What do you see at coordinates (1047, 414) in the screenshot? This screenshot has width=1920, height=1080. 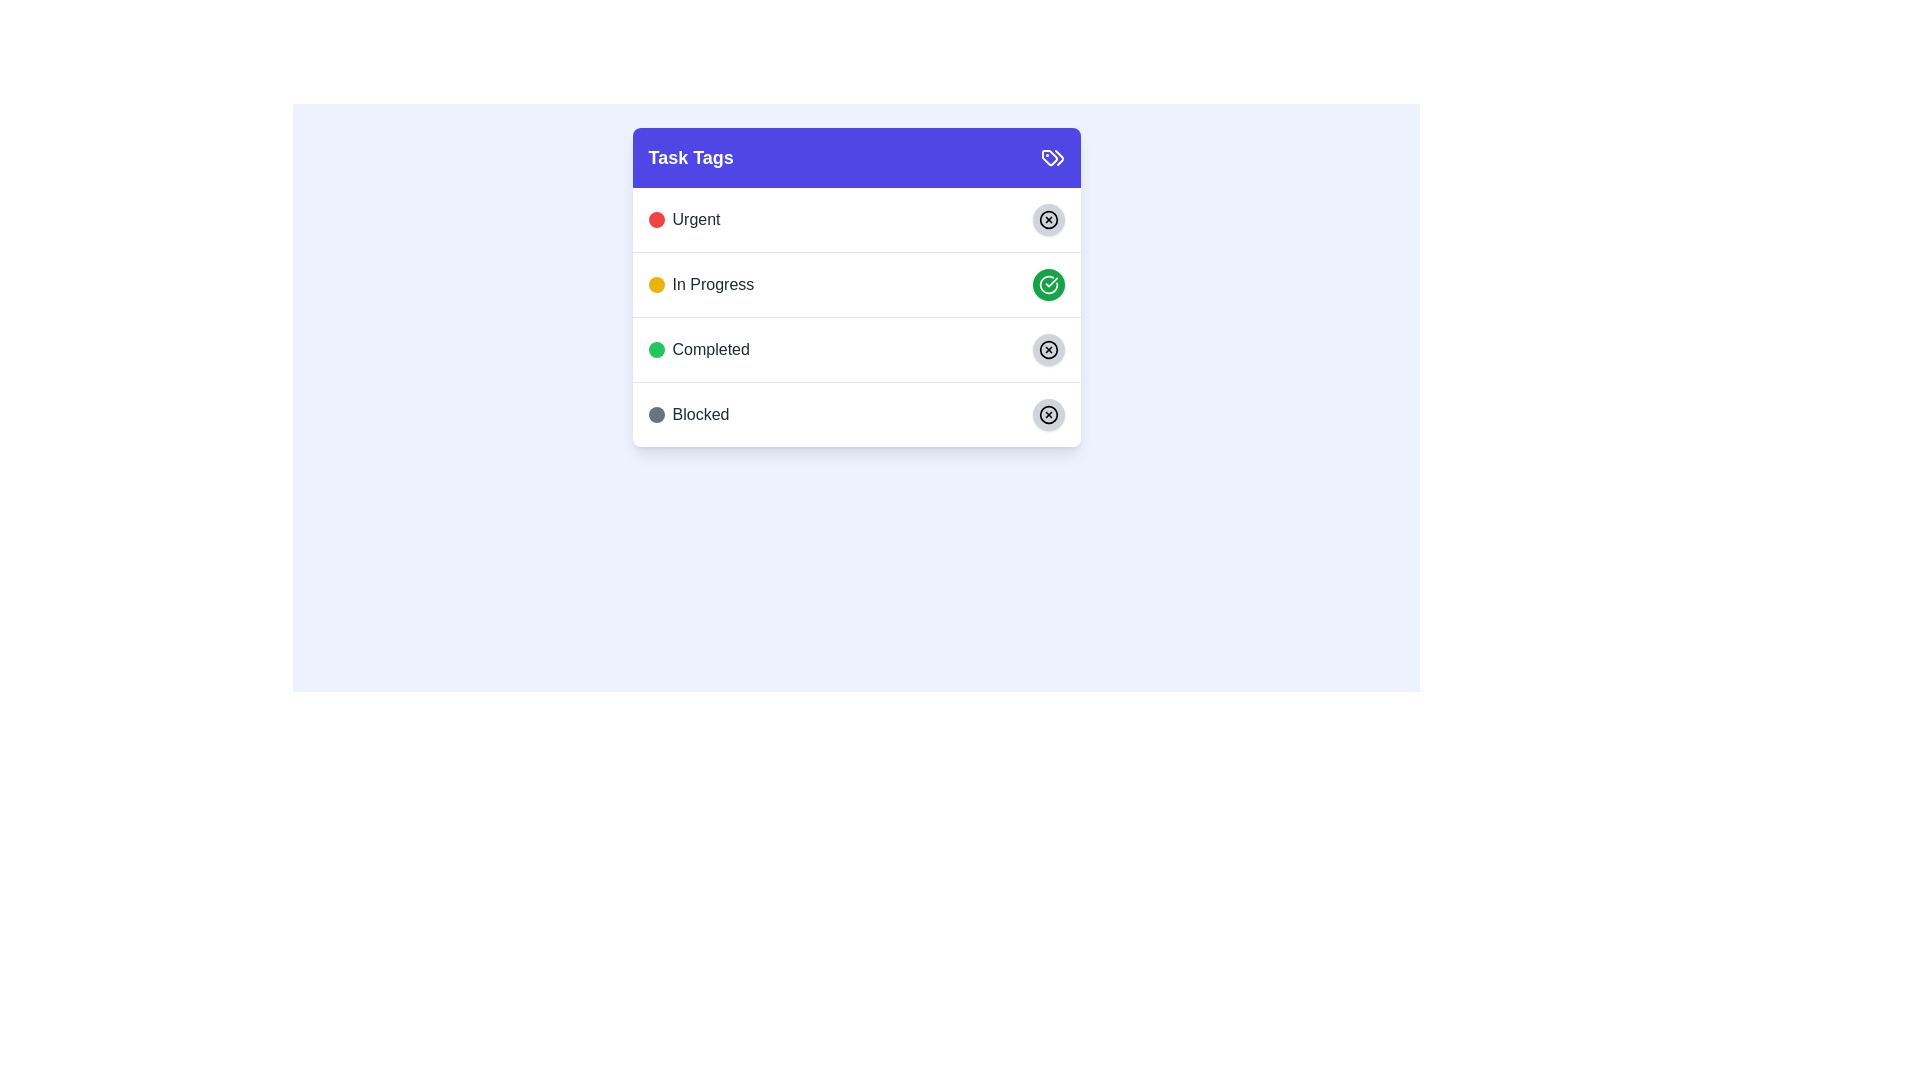 I see `the button at the far right end of the 'Blocked' row` at bounding box center [1047, 414].